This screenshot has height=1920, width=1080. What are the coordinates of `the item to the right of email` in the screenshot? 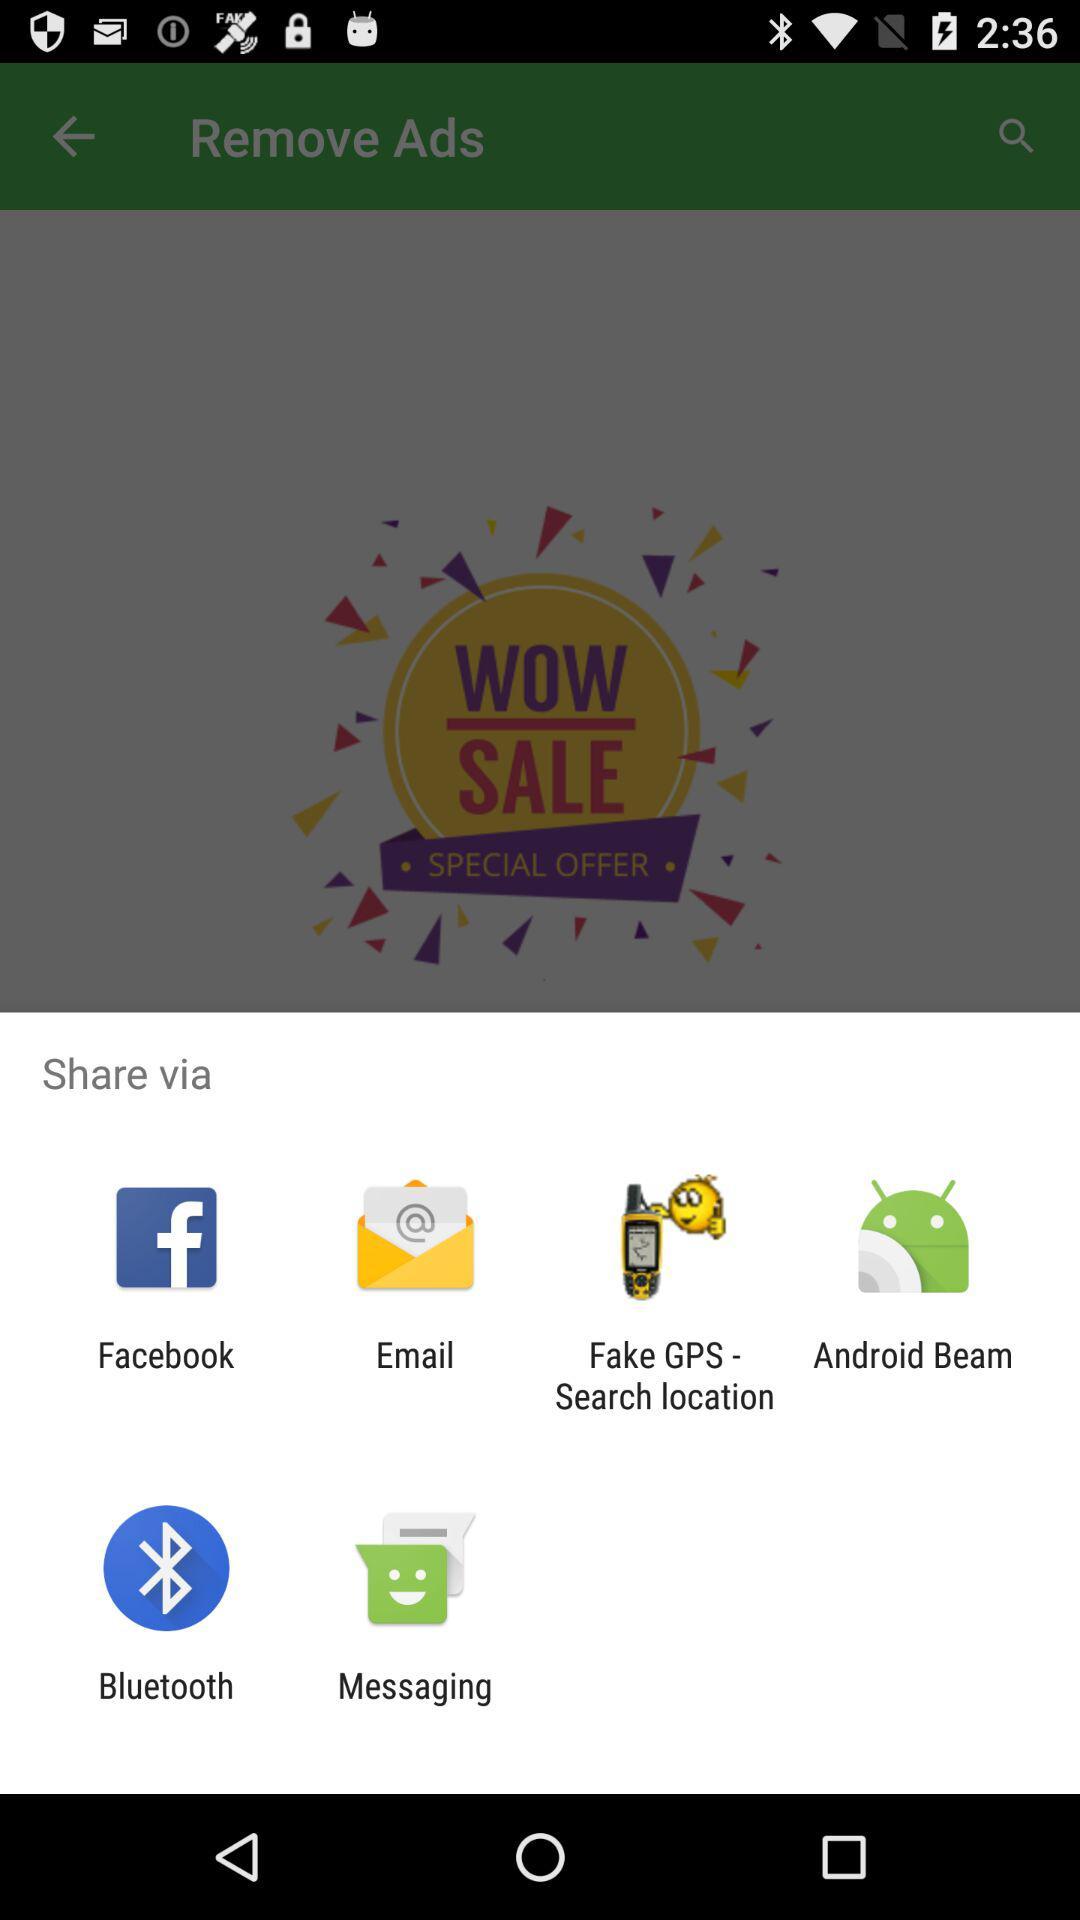 It's located at (664, 1374).